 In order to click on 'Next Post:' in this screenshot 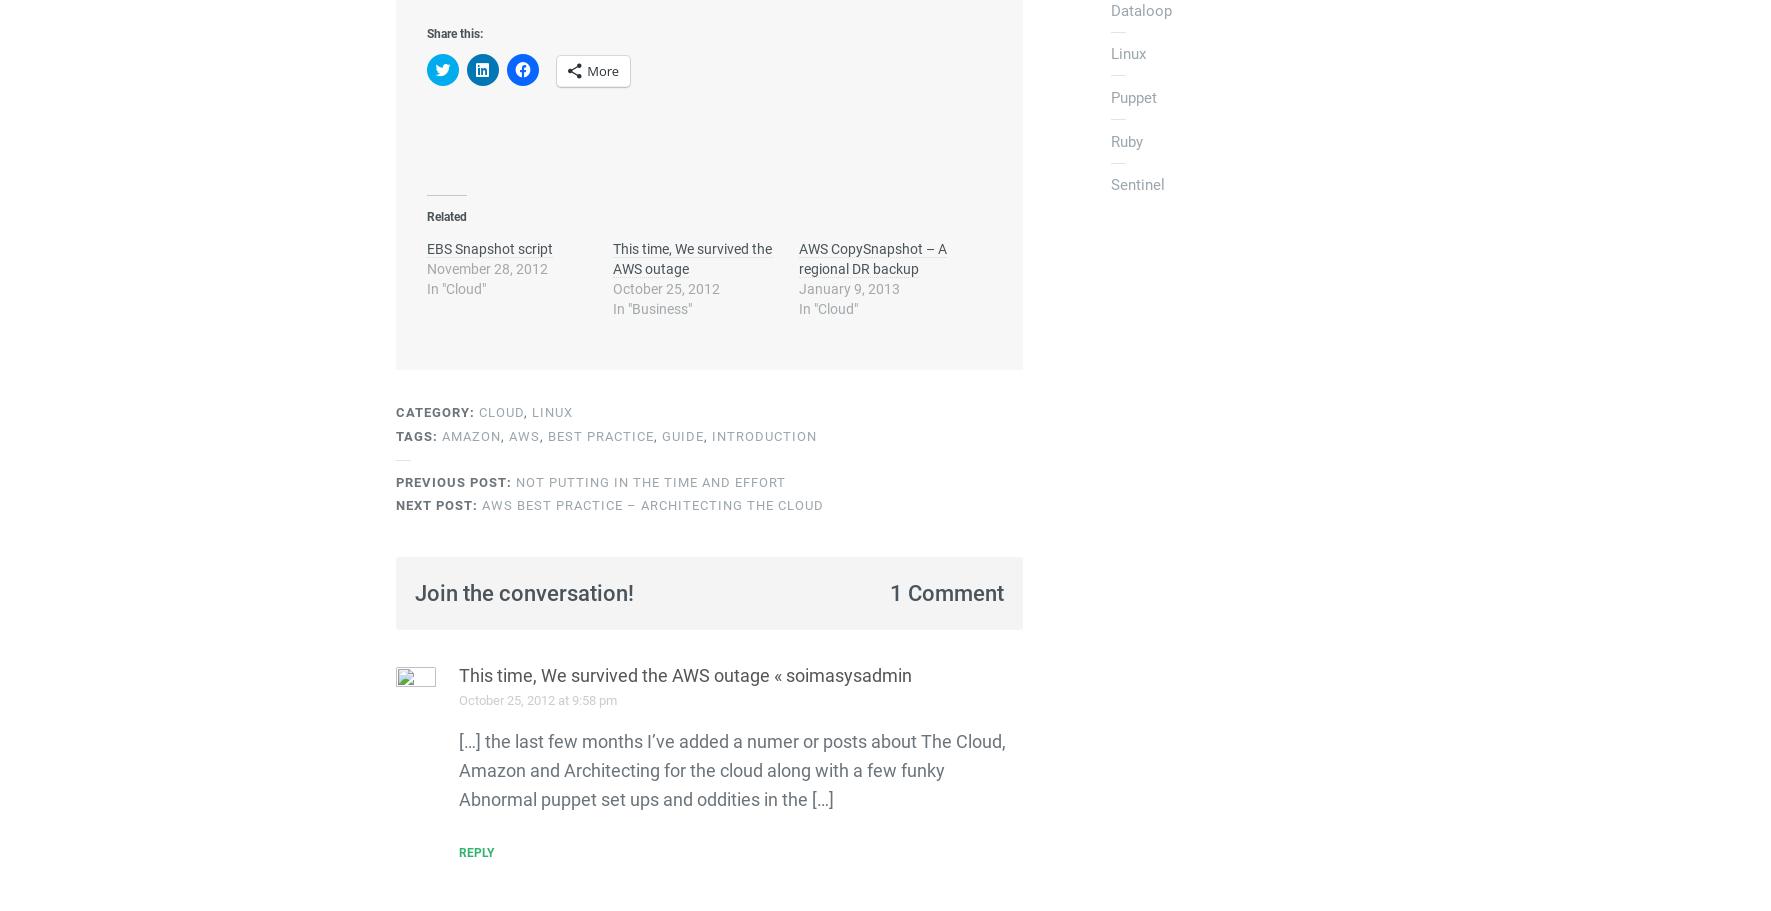, I will do `click(436, 505)`.